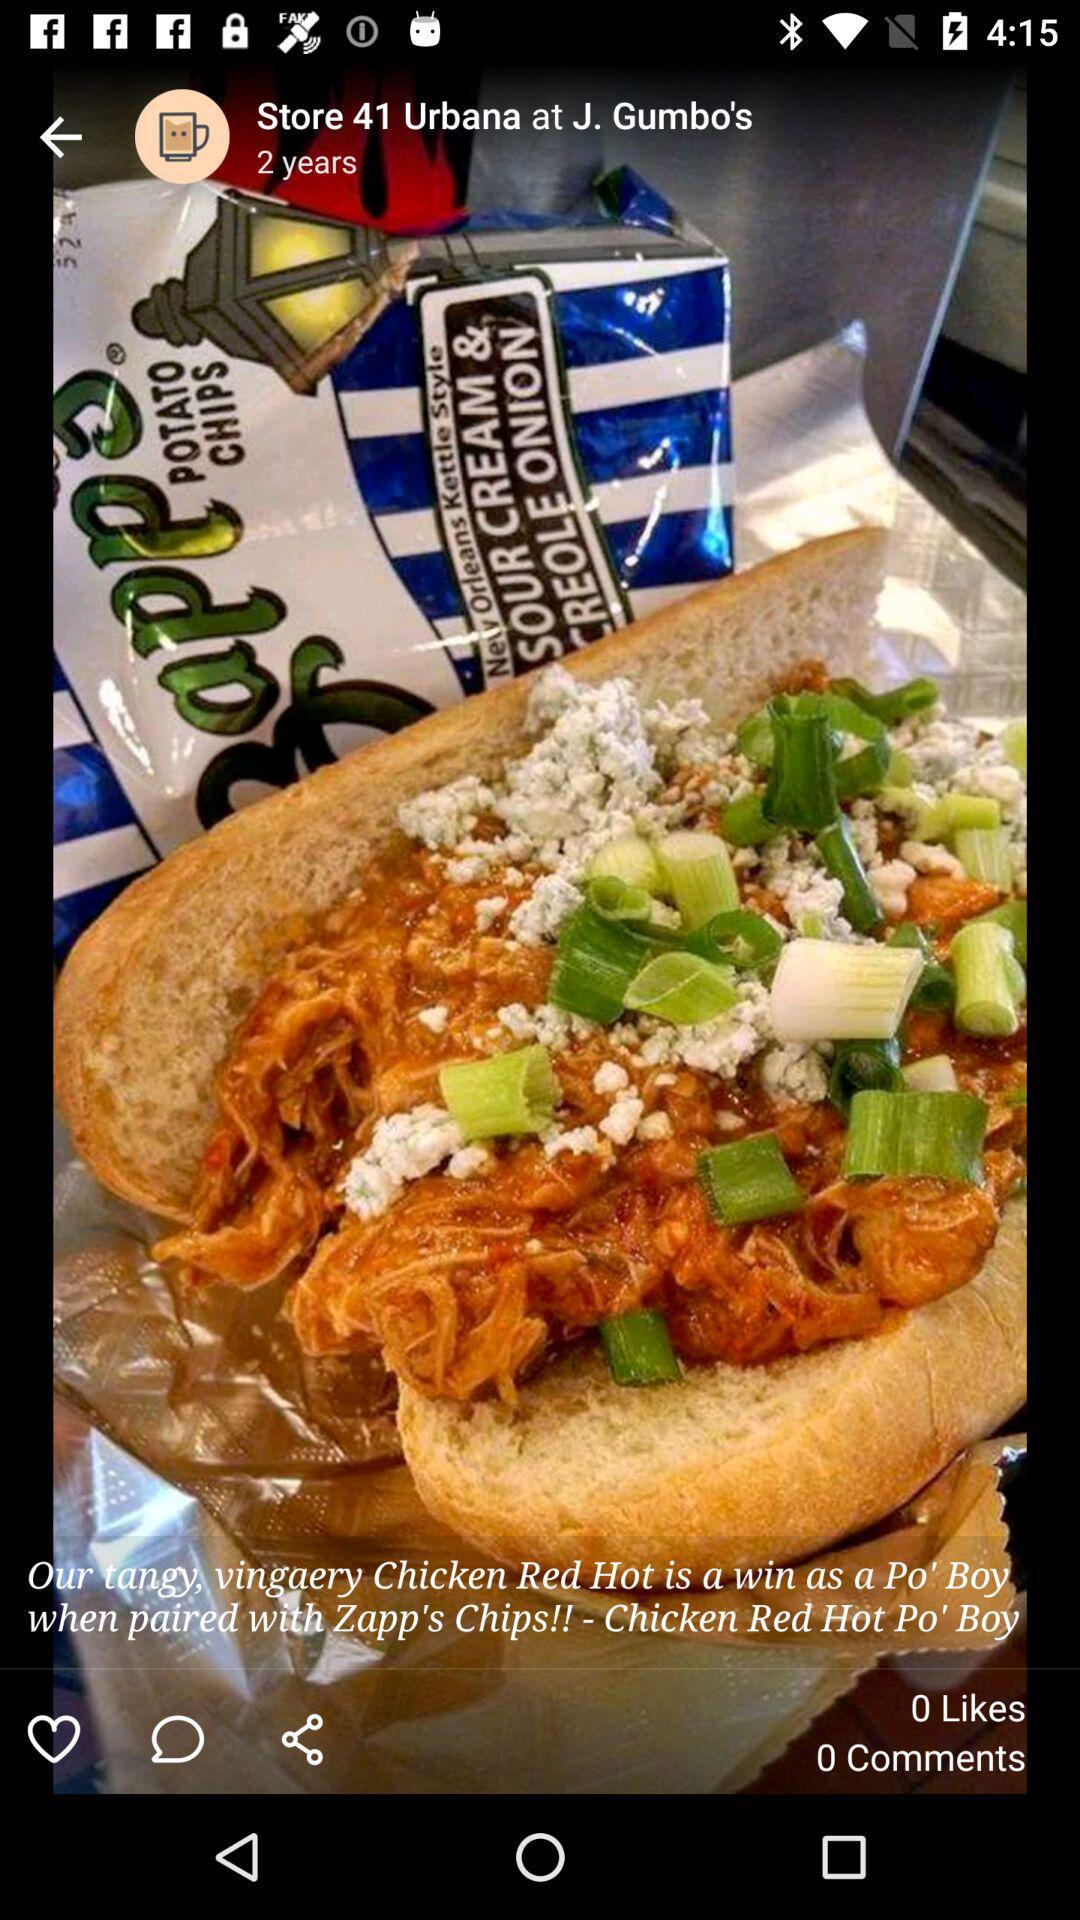 This screenshot has width=1080, height=1920. What do you see at coordinates (59, 135) in the screenshot?
I see `the arrow_backward icon` at bounding box center [59, 135].